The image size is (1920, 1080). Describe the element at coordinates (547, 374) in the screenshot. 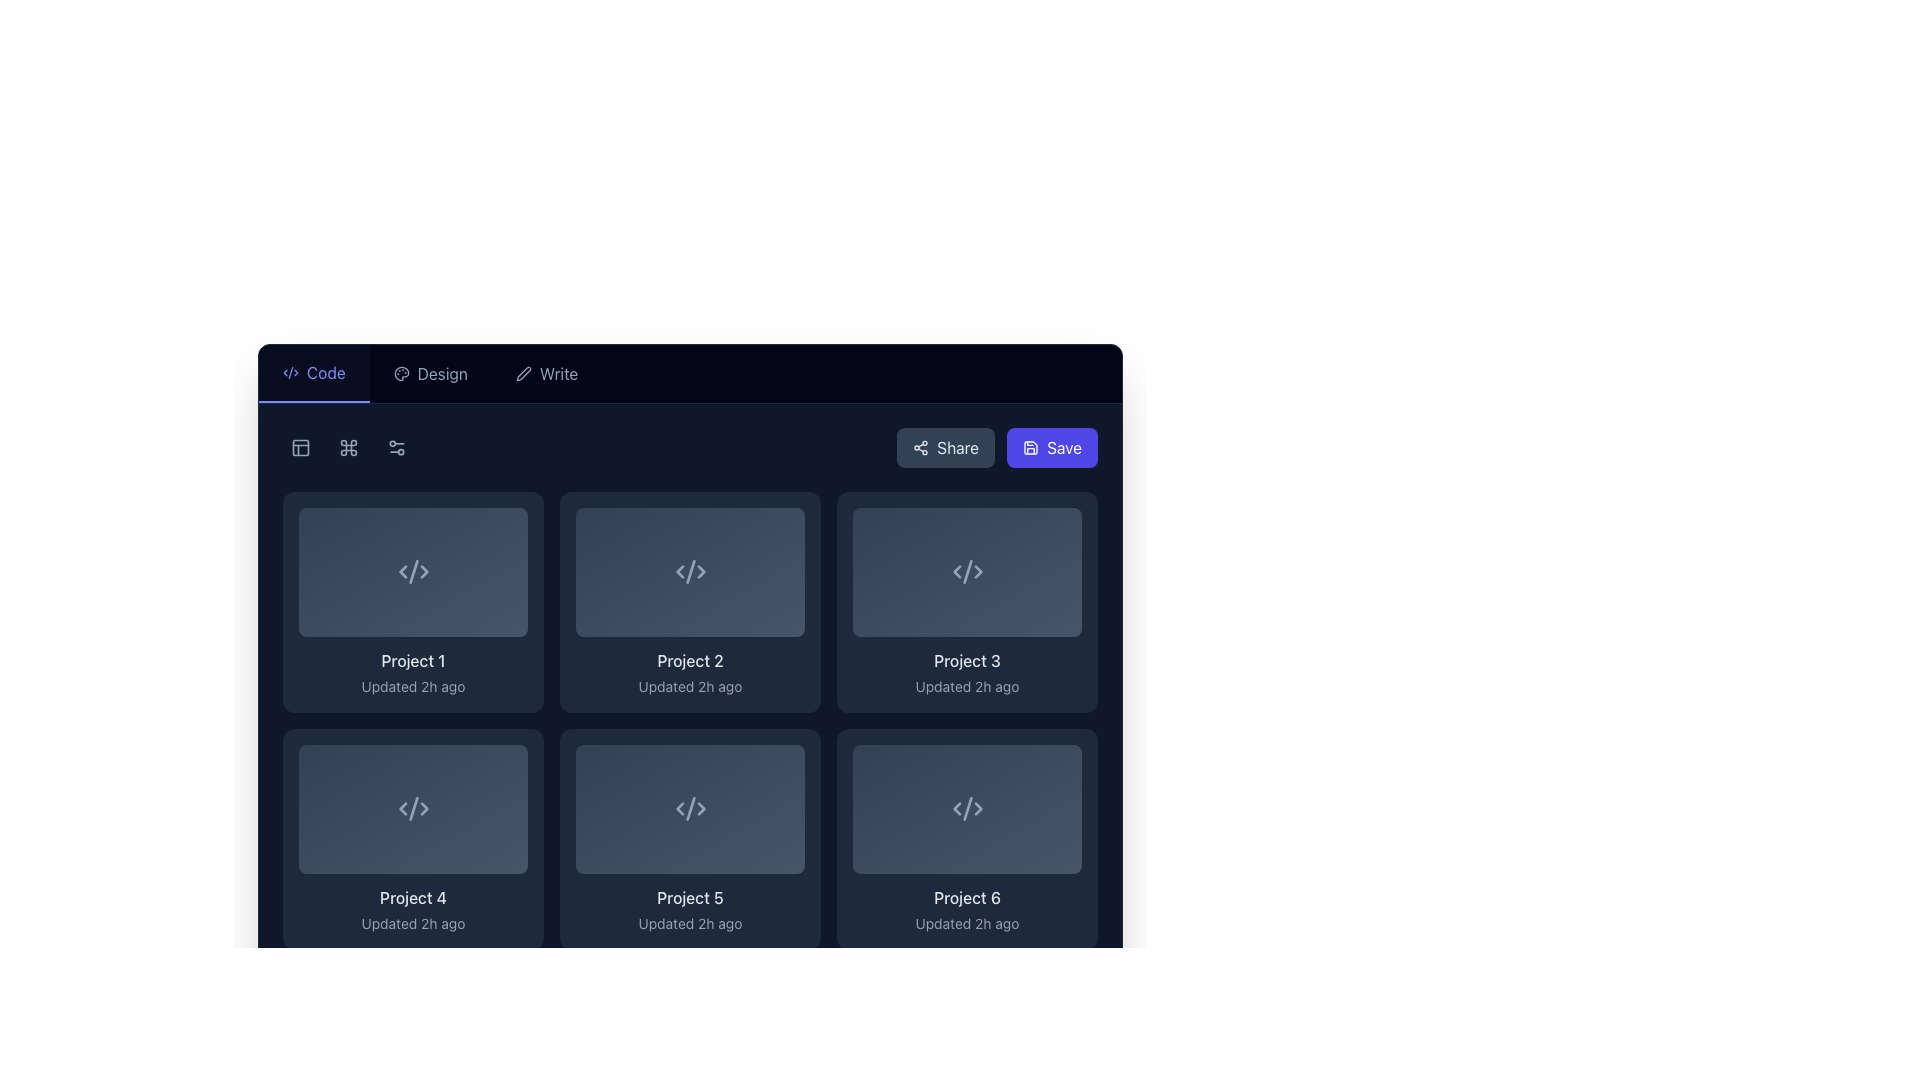

I see `the 'Write' menu item, which is the third option from the left` at that location.